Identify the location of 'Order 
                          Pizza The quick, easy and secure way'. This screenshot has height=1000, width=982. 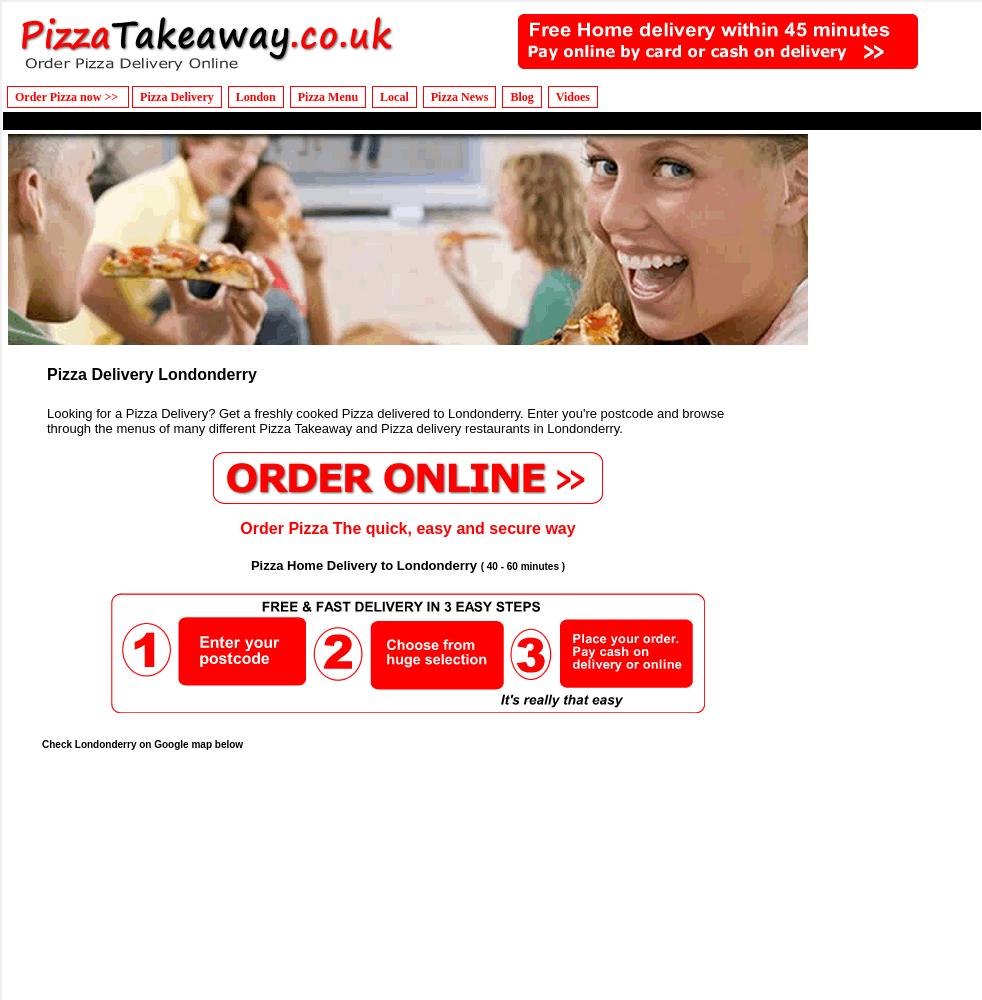
(407, 527).